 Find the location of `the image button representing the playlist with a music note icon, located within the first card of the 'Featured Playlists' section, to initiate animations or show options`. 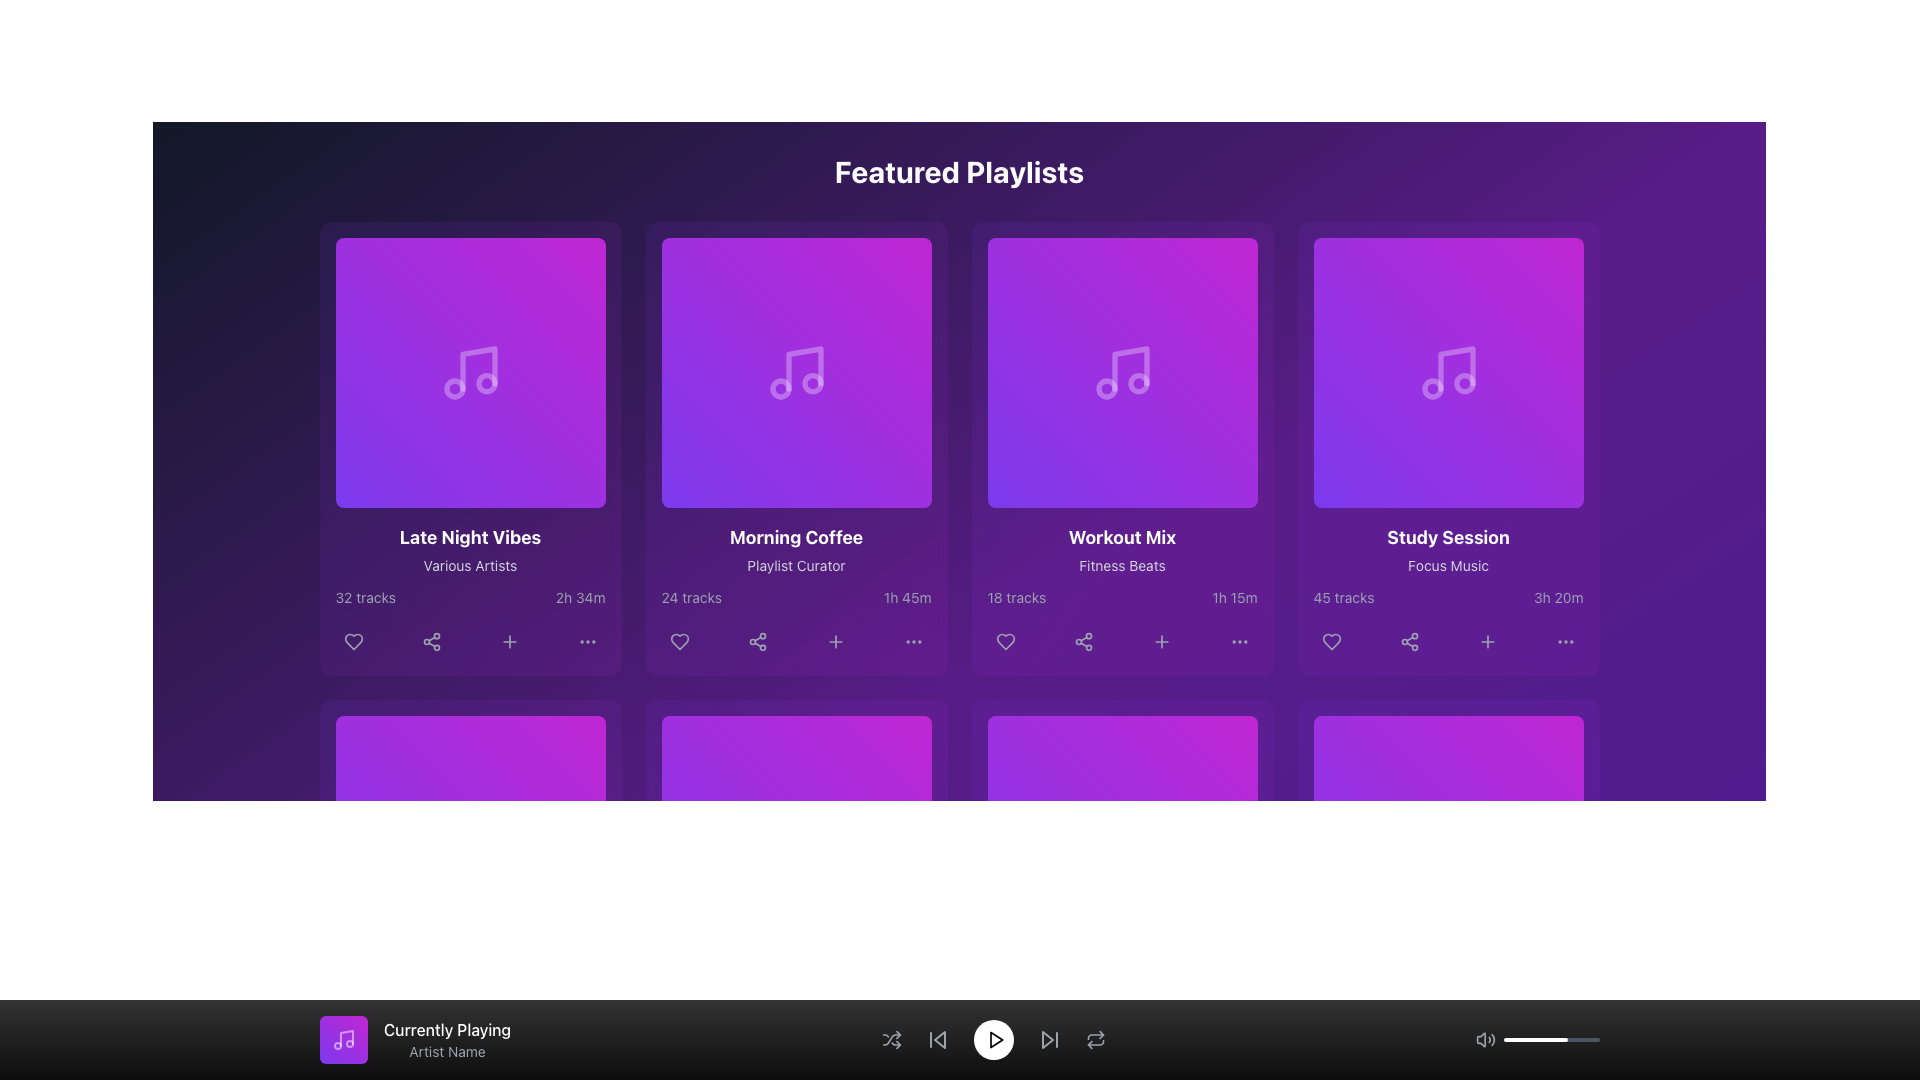

the image button representing the playlist with a music note icon, located within the first card of the 'Featured Playlists' section, to initiate animations or show options is located at coordinates (469, 373).